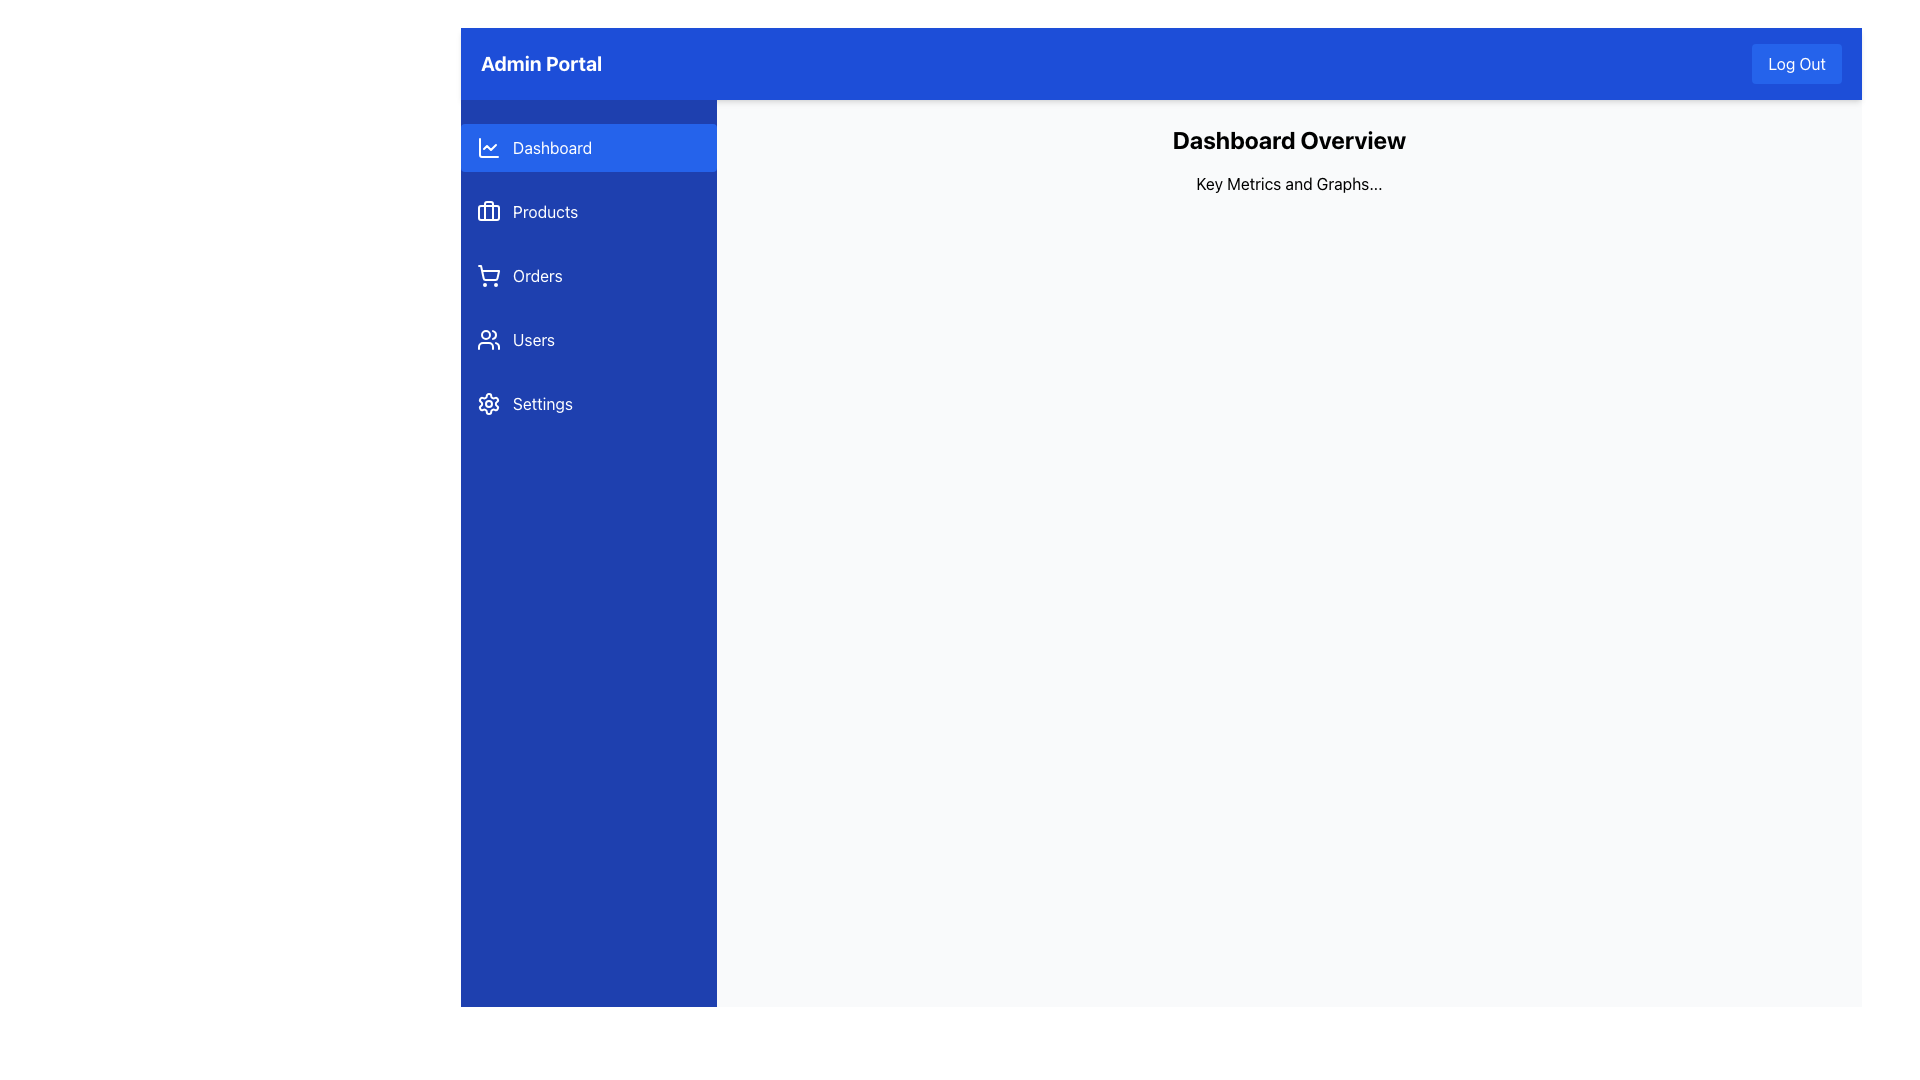 The image size is (1920, 1080). I want to click on the 'Orders' menu item icon located in the sidebar navigation menu, which is positioned above the 'Users' option and below the 'Products' option, so click(489, 273).